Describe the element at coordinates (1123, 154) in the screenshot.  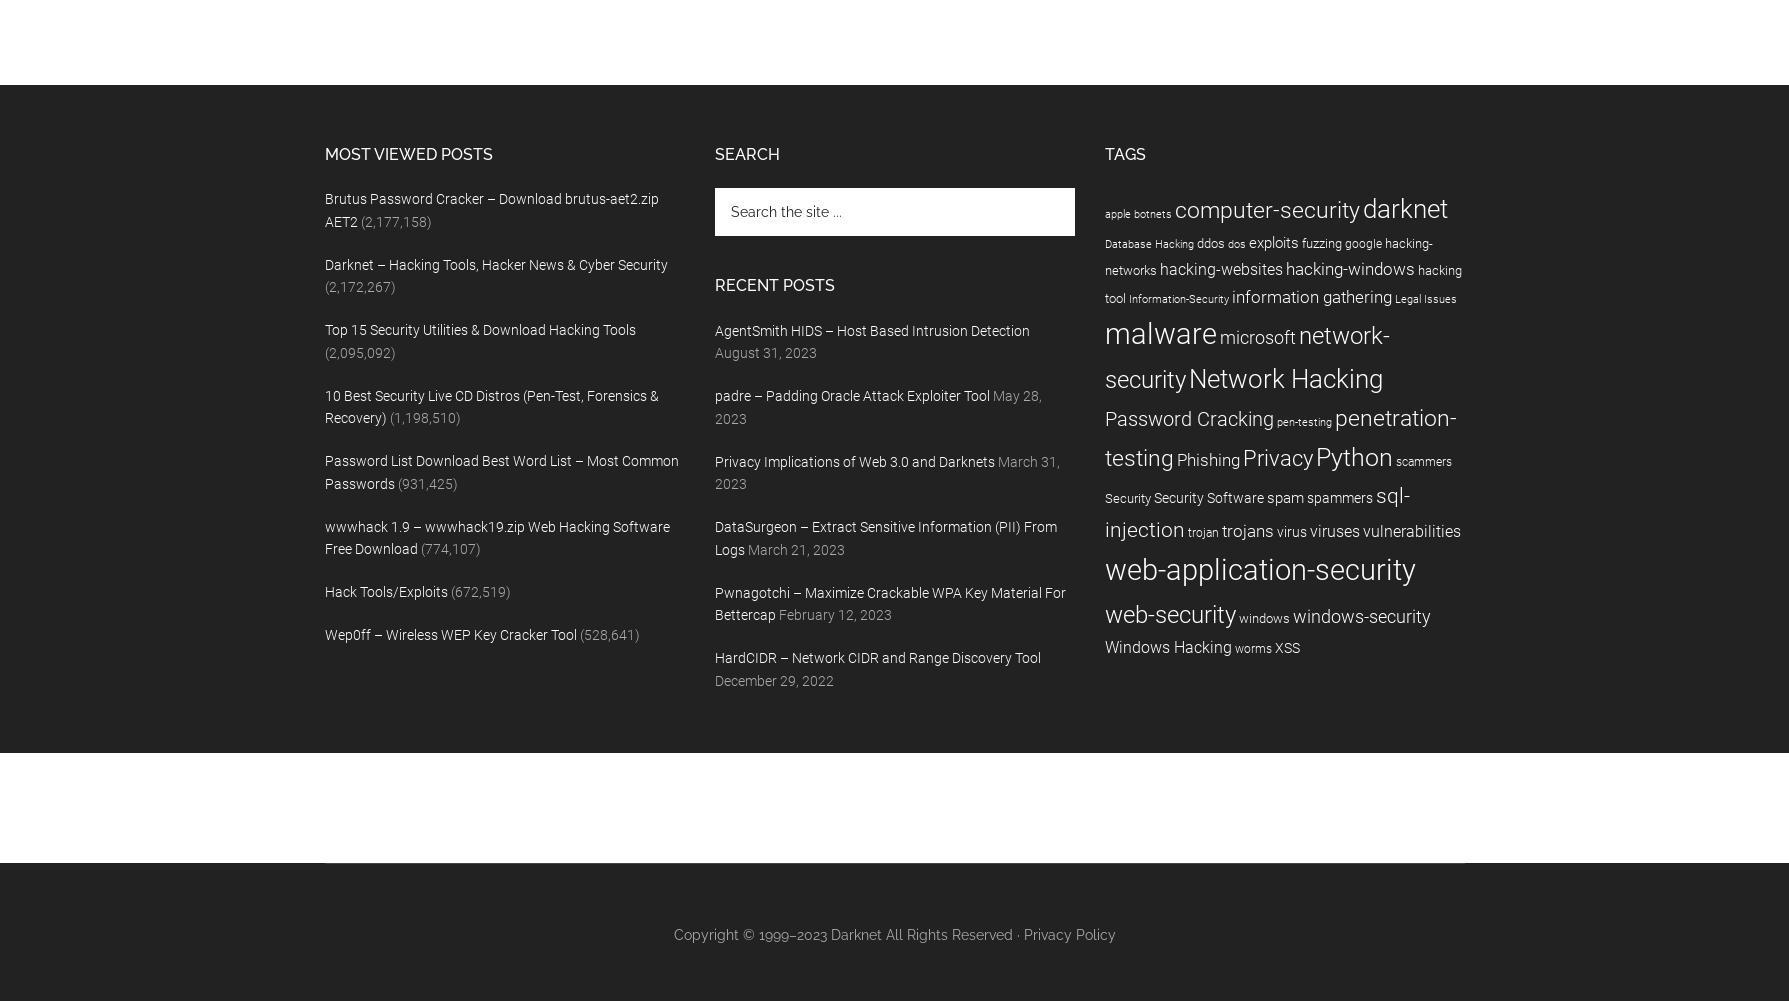
I see `'Tags'` at that location.